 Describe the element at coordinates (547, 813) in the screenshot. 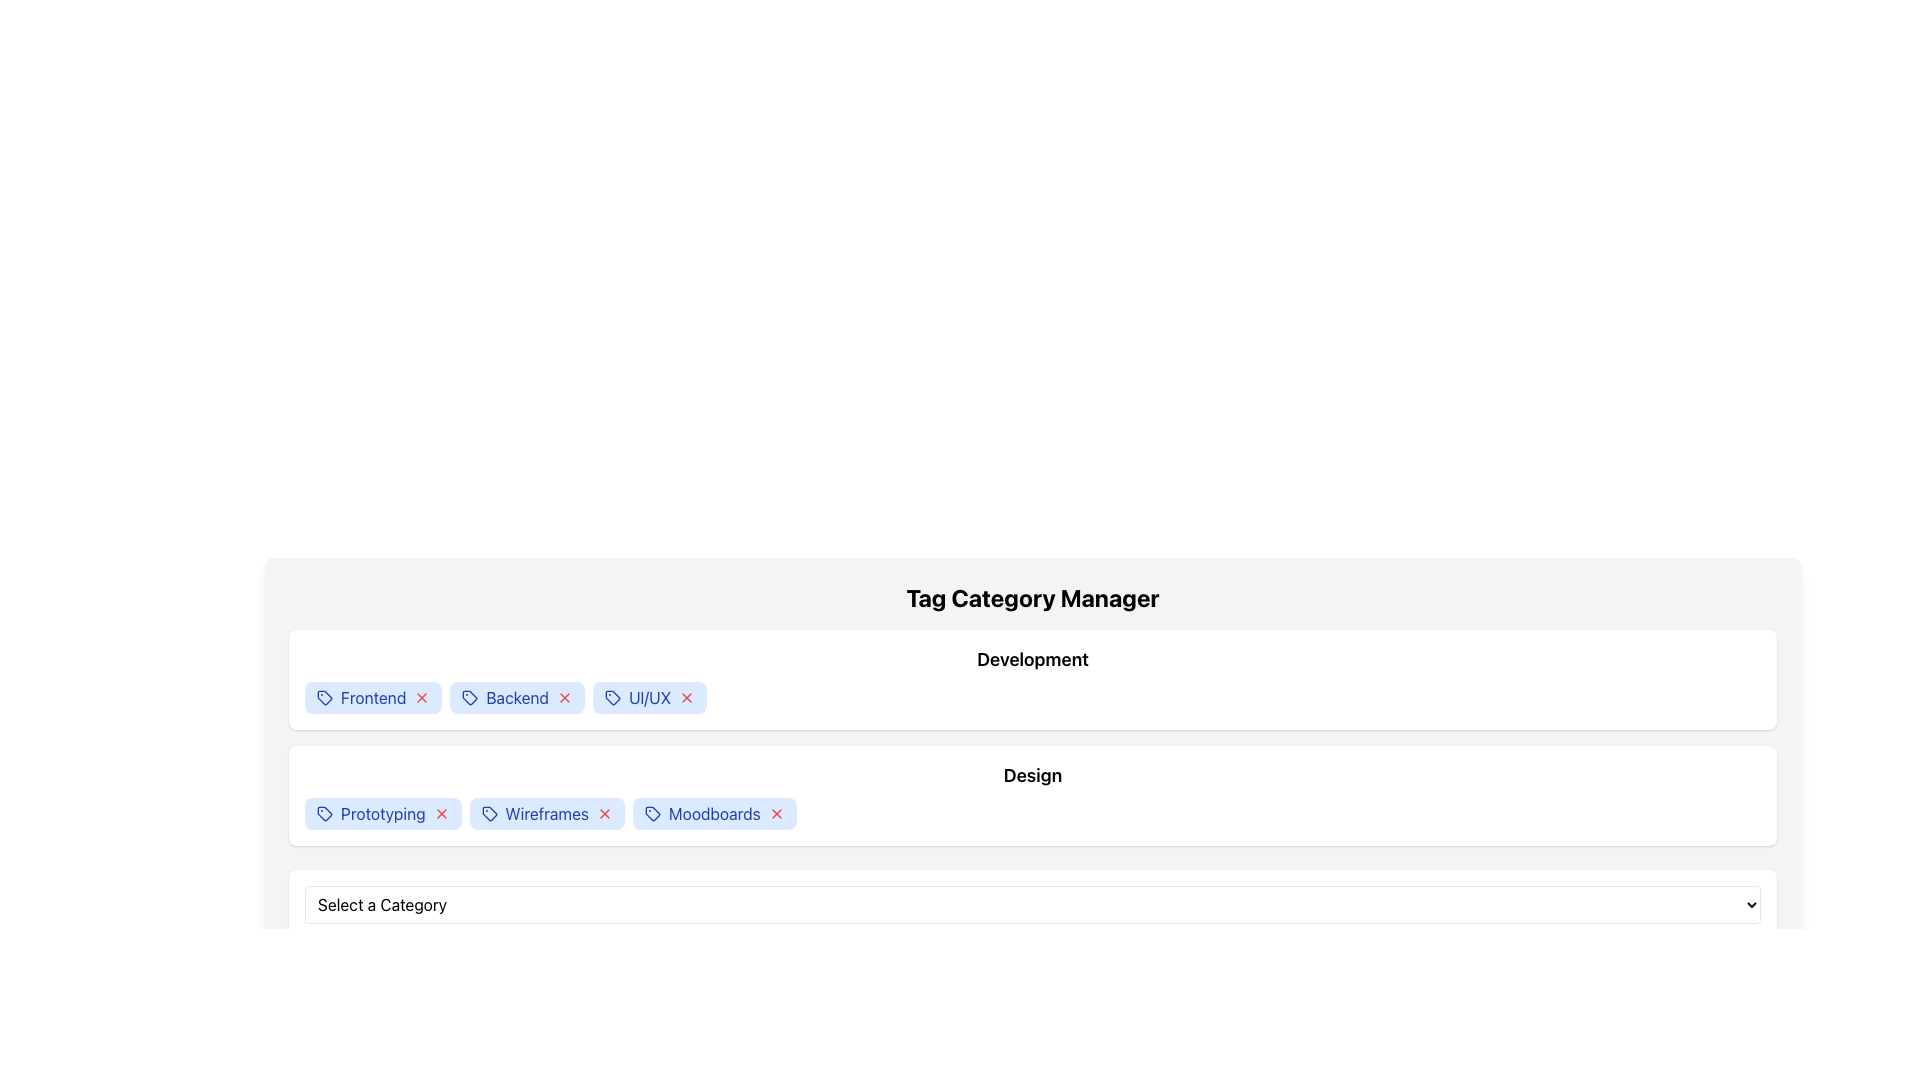

I see `the 'Wireframes' label, which is a blue tag within a rounded rectangular box in the 'Design' category` at that location.